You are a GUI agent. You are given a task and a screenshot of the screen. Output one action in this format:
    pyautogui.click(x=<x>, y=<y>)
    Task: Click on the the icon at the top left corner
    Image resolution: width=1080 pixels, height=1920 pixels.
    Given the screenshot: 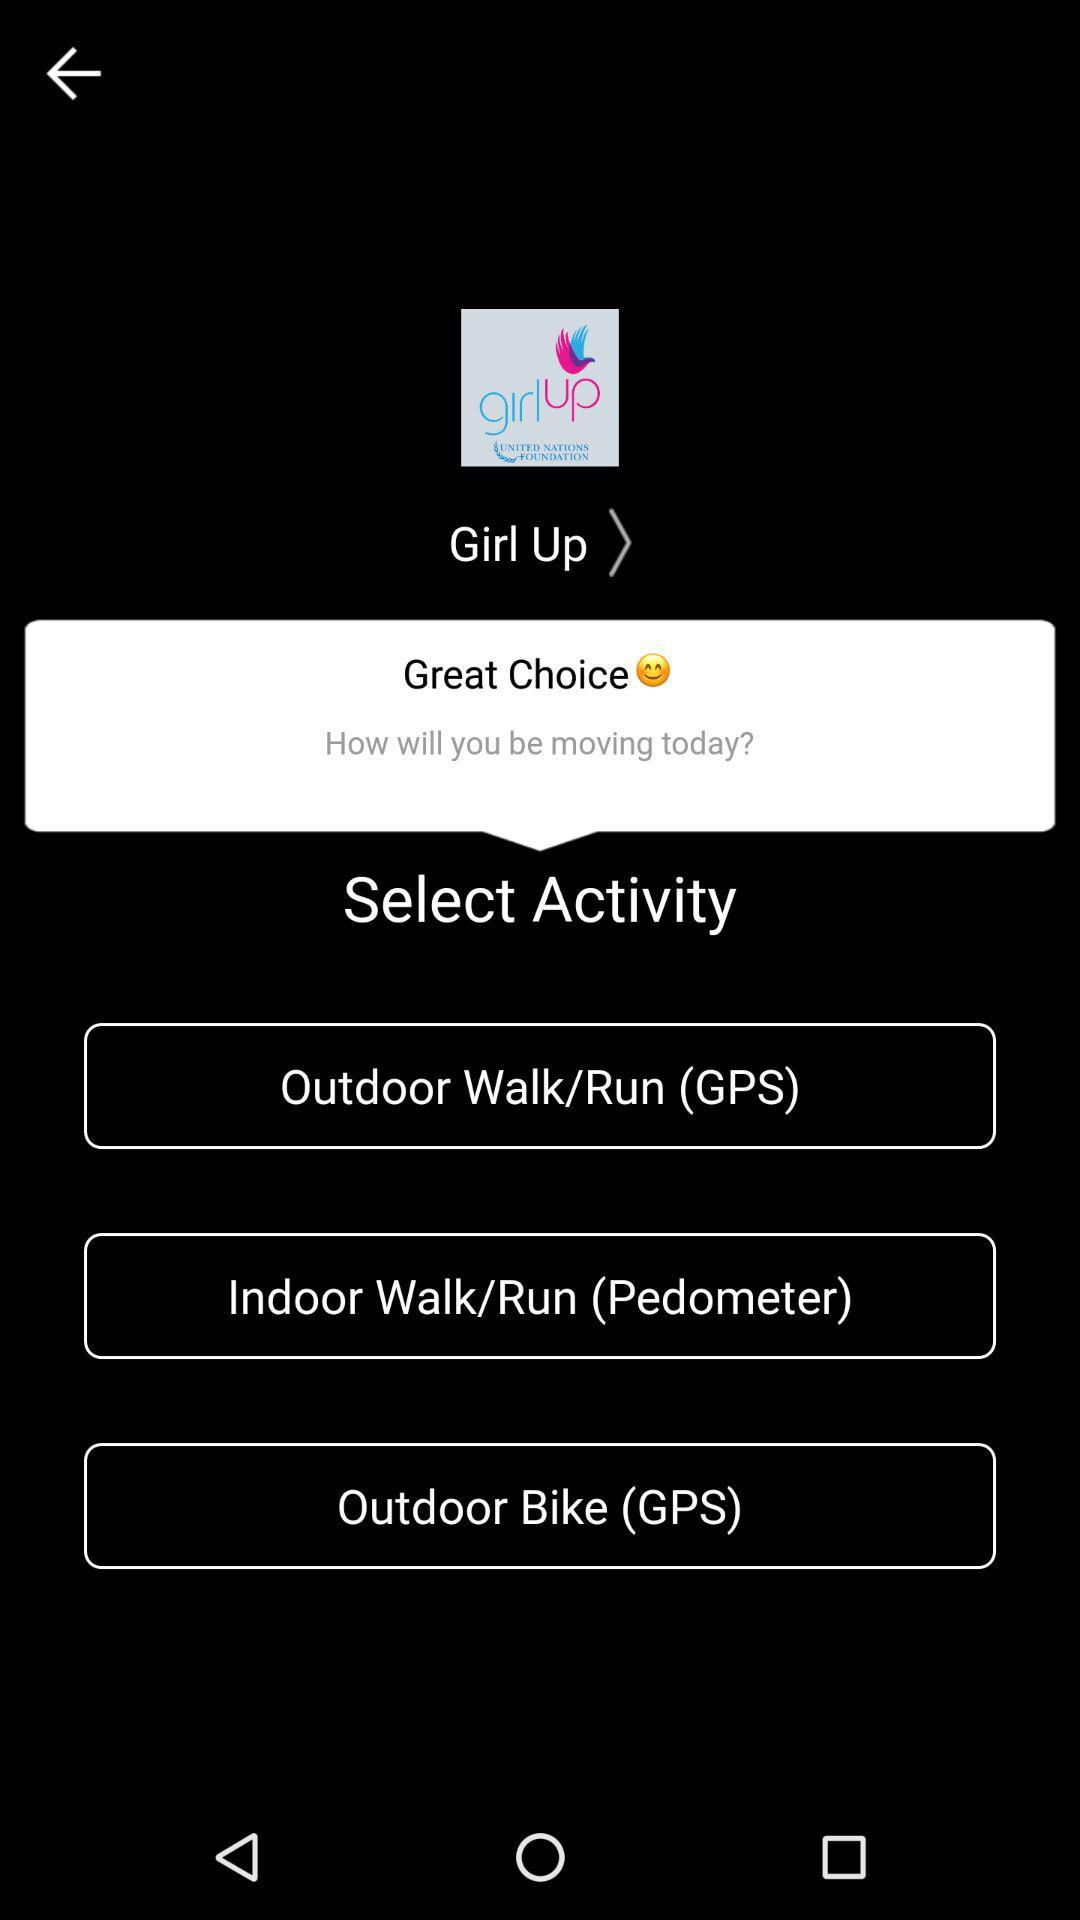 What is the action you would take?
    pyautogui.click(x=72, y=73)
    